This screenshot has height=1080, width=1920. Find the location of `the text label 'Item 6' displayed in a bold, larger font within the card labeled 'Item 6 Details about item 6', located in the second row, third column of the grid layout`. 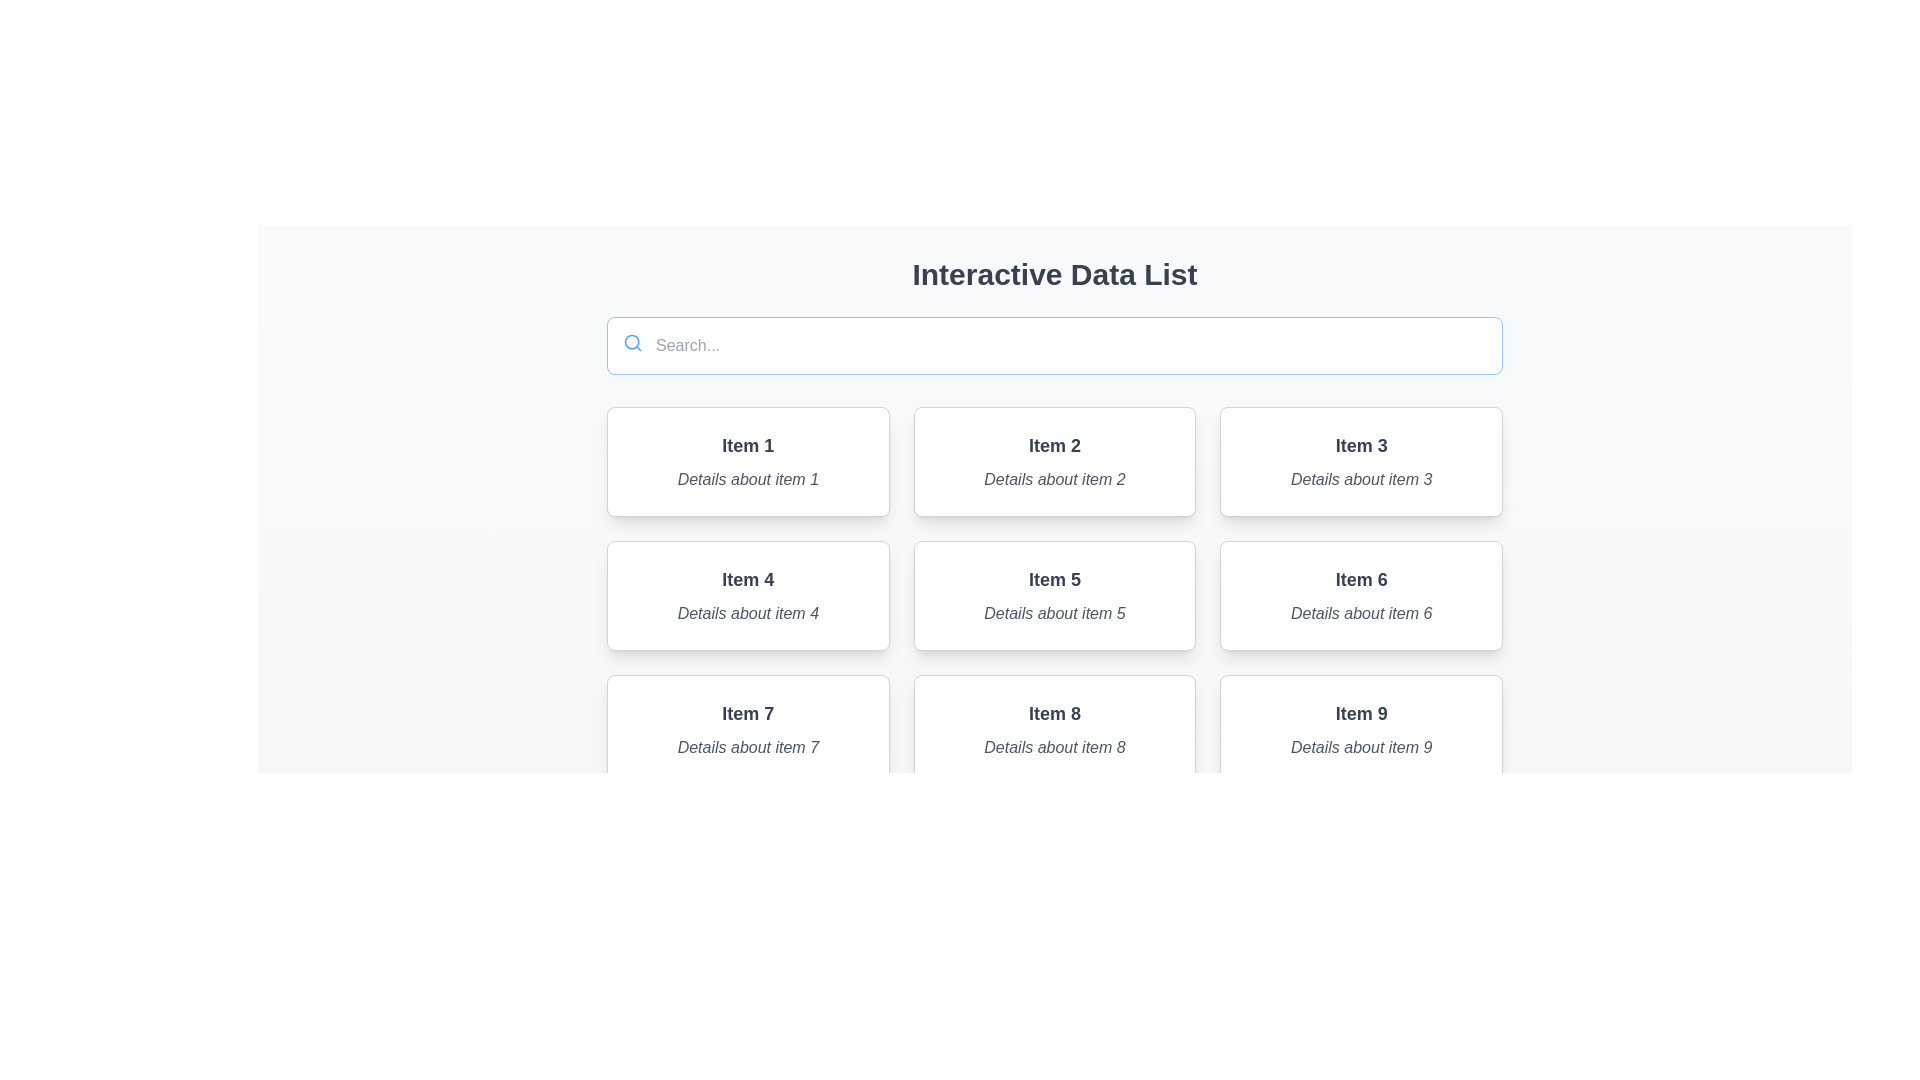

the text label 'Item 6' displayed in a bold, larger font within the card labeled 'Item 6 Details about item 6', located in the second row, third column of the grid layout is located at coordinates (1360, 579).